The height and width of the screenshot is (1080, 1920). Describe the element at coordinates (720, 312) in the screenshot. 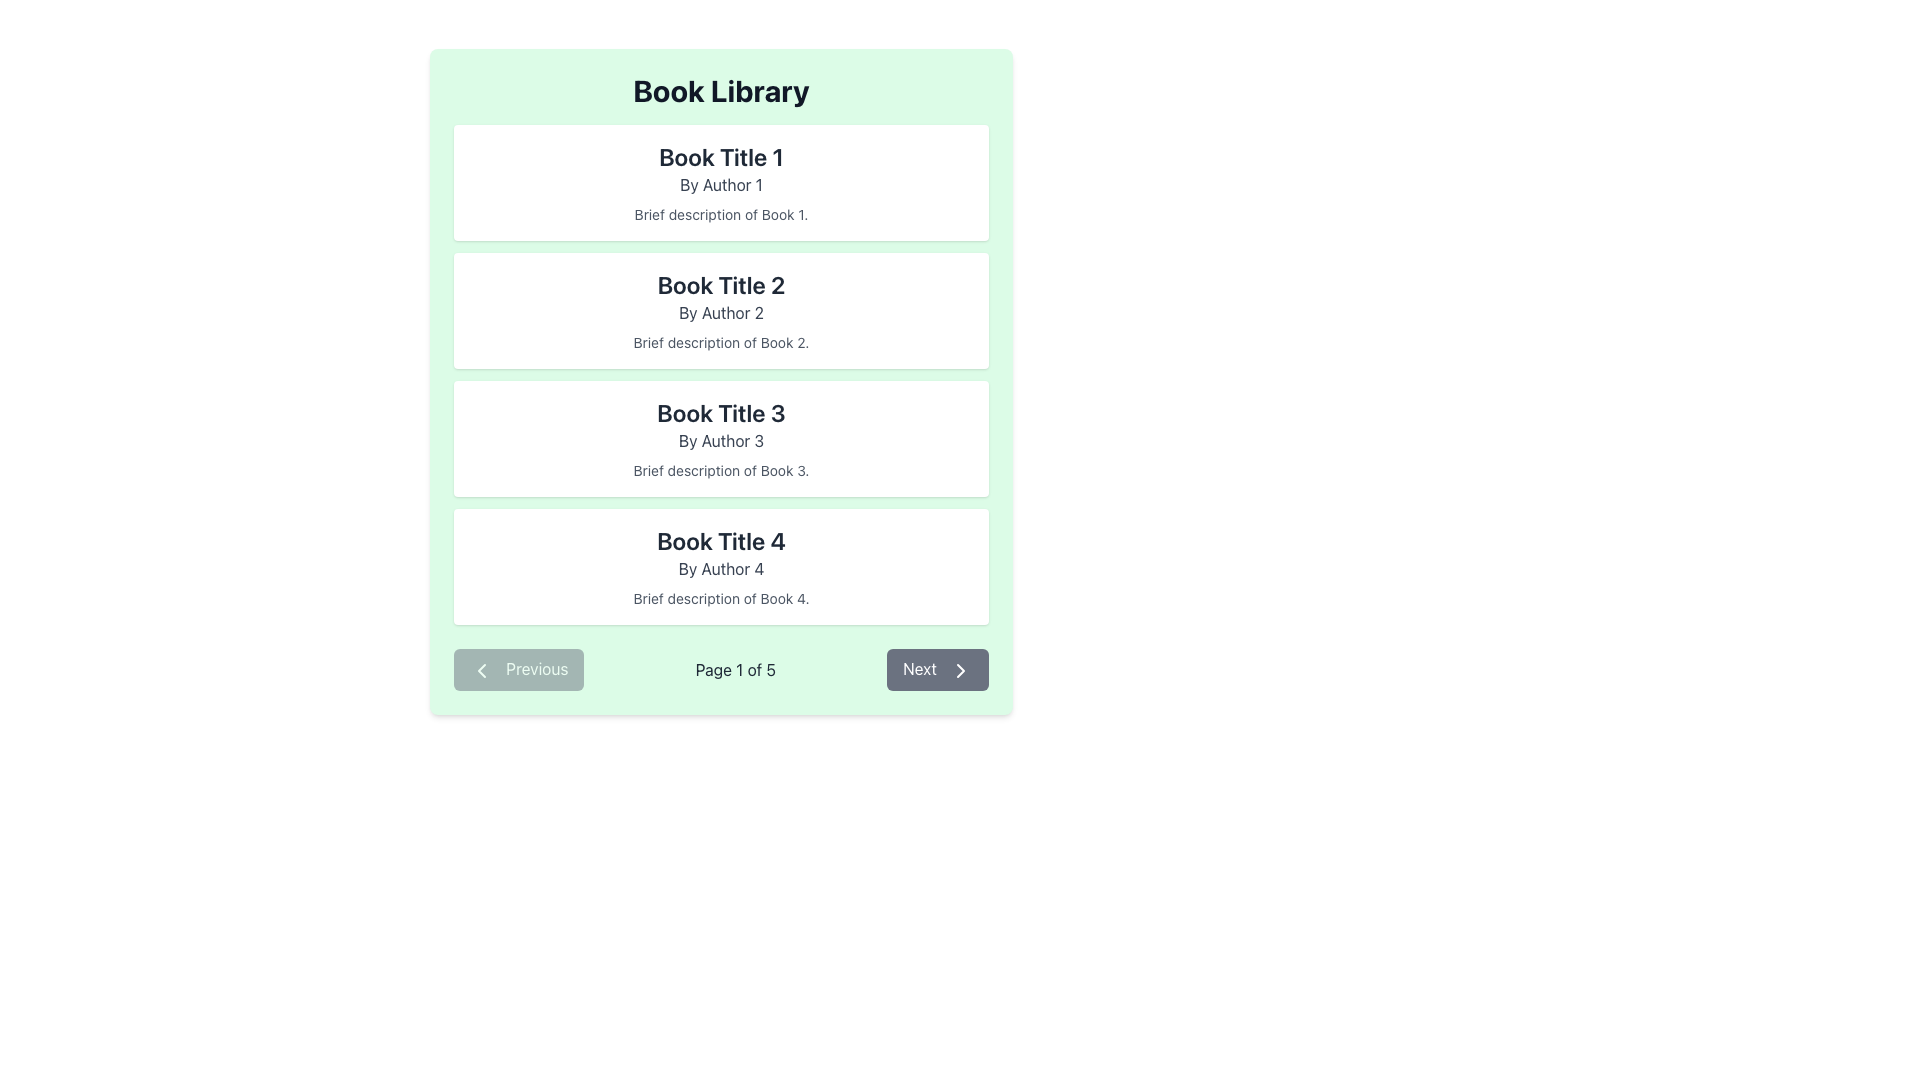

I see `text label displaying 'By Author 2', which is styled in gray and positioned within a card layout below the title 'Book Title 2'` at that location.